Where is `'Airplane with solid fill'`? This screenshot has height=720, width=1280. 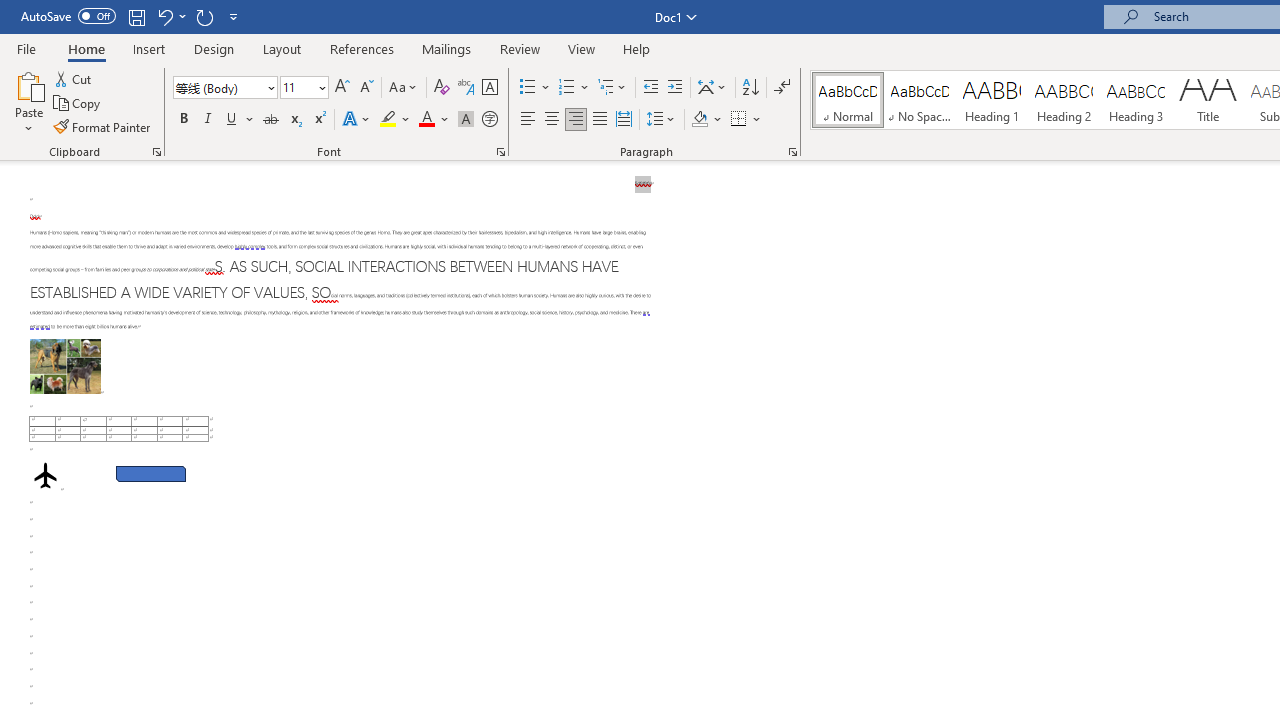
'Airplane with solid fill' is located at coordinates (45, 475).